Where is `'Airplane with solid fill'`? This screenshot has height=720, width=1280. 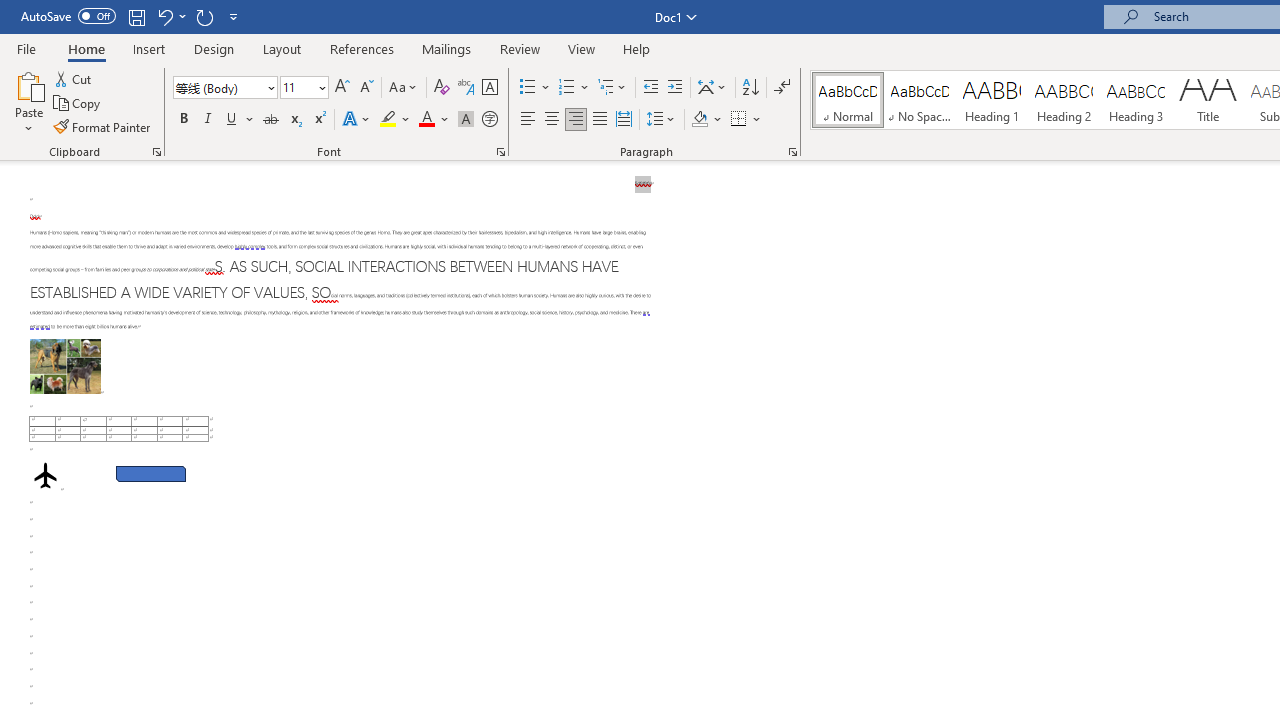
'Airplane with solid fill' is located at coordinates (45, 475).